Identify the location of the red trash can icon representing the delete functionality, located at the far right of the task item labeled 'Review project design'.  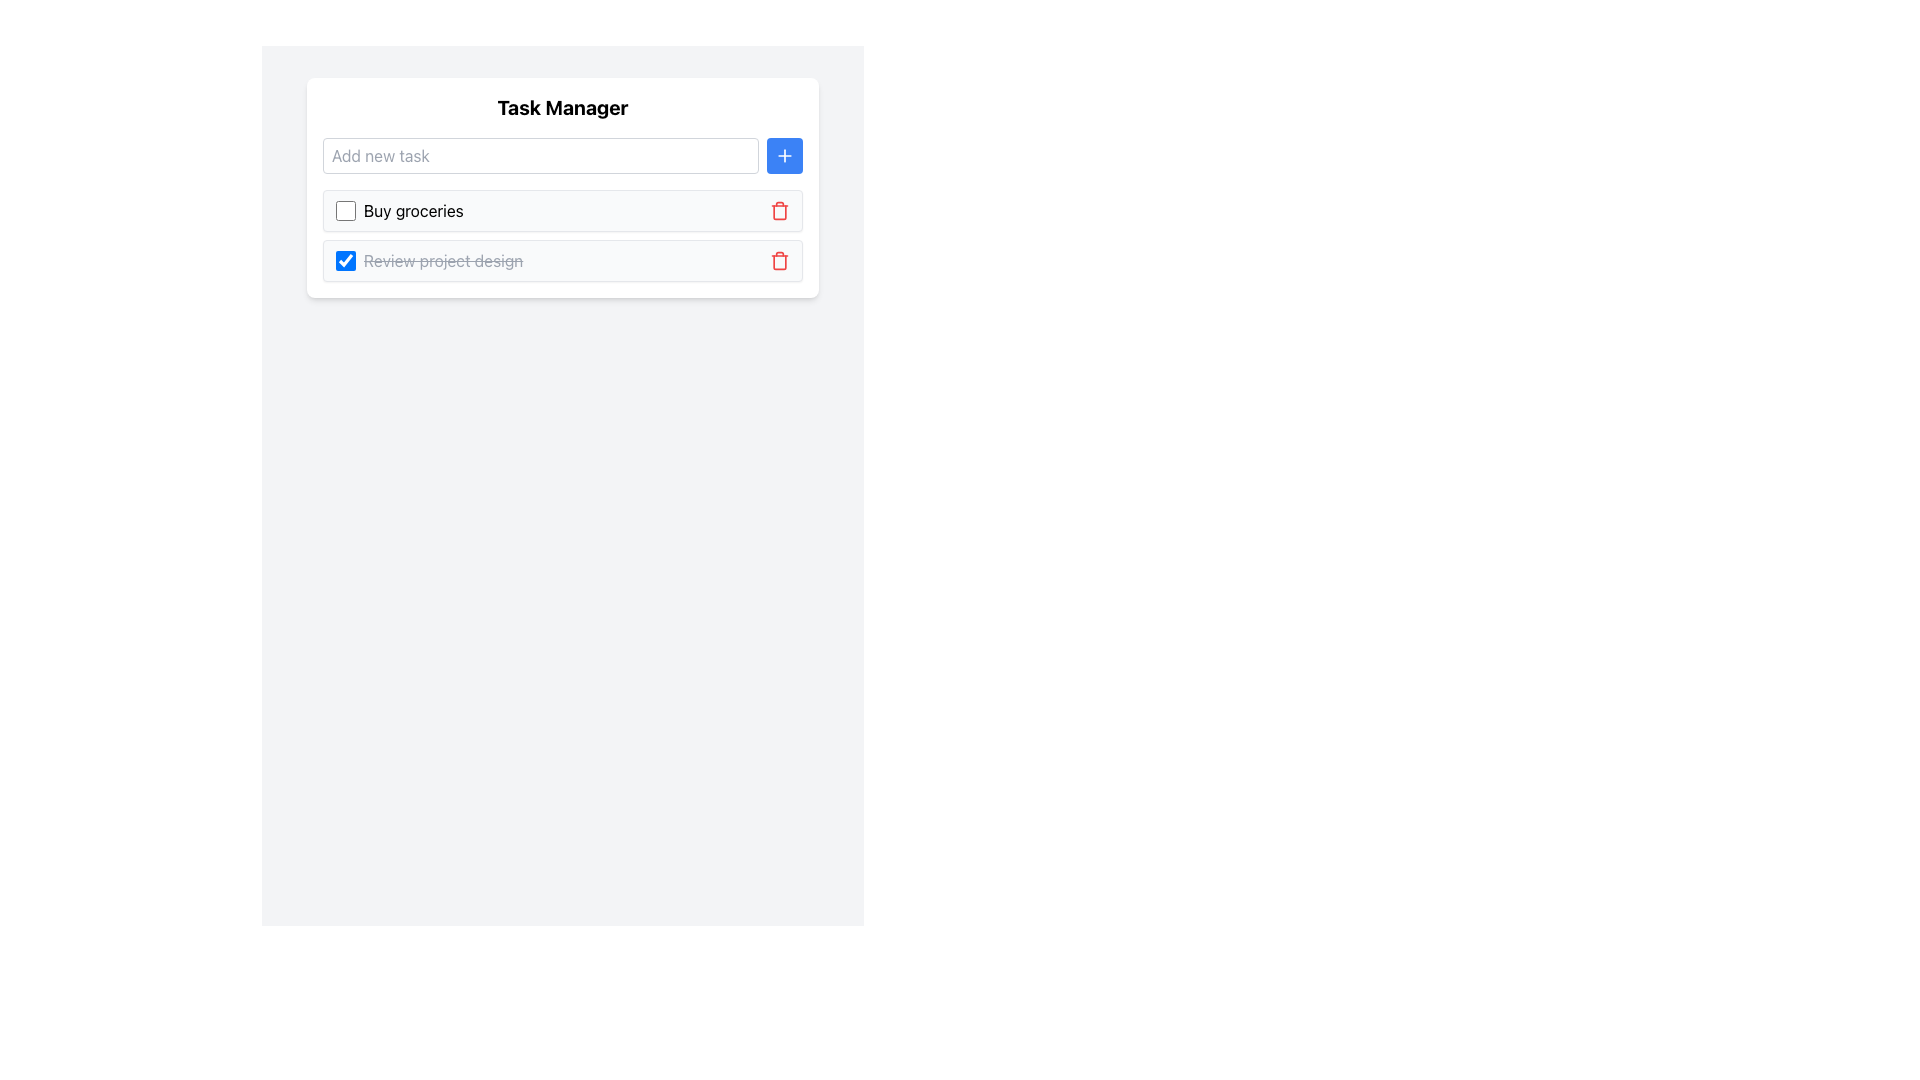
(778, 260).